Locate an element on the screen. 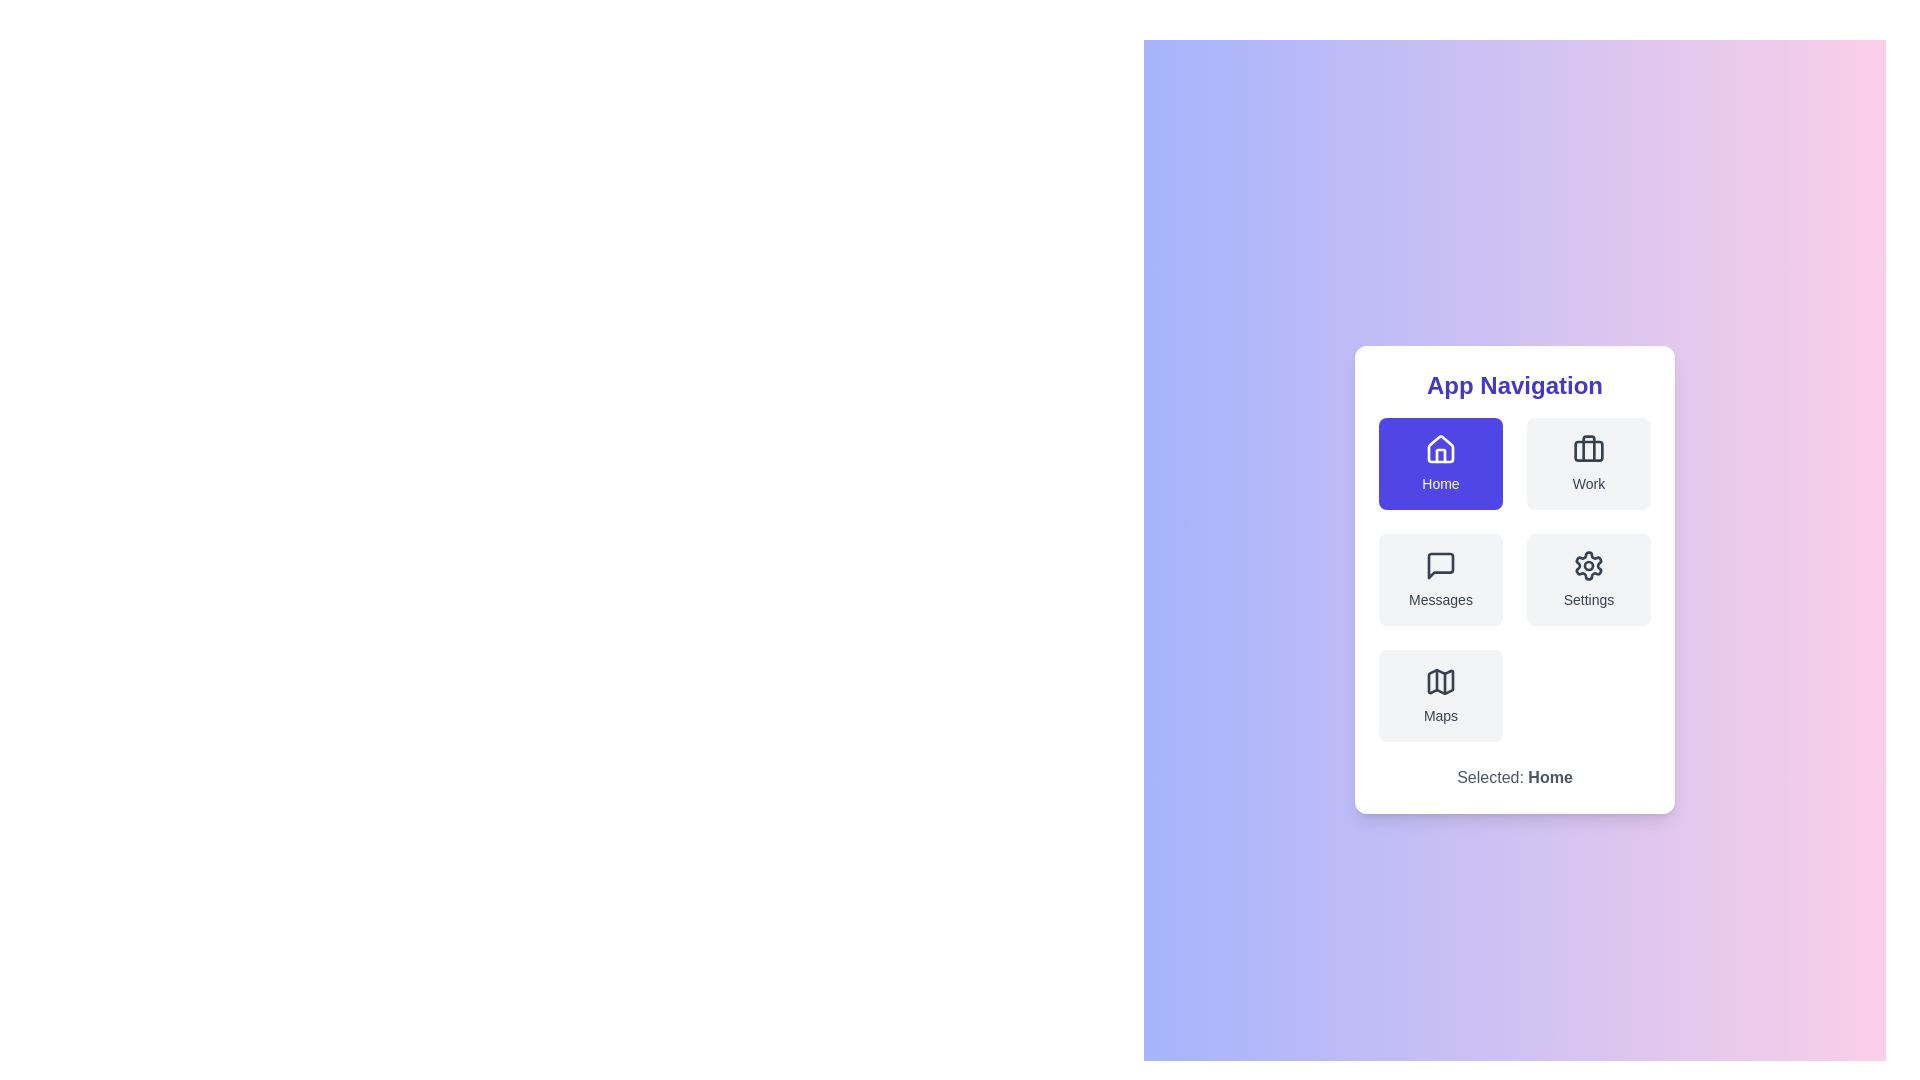 The width and height of the screenshot is (1920, 1080). the menu item labeled Work to preview its visual feedback is located at coordinates (1587, 463).